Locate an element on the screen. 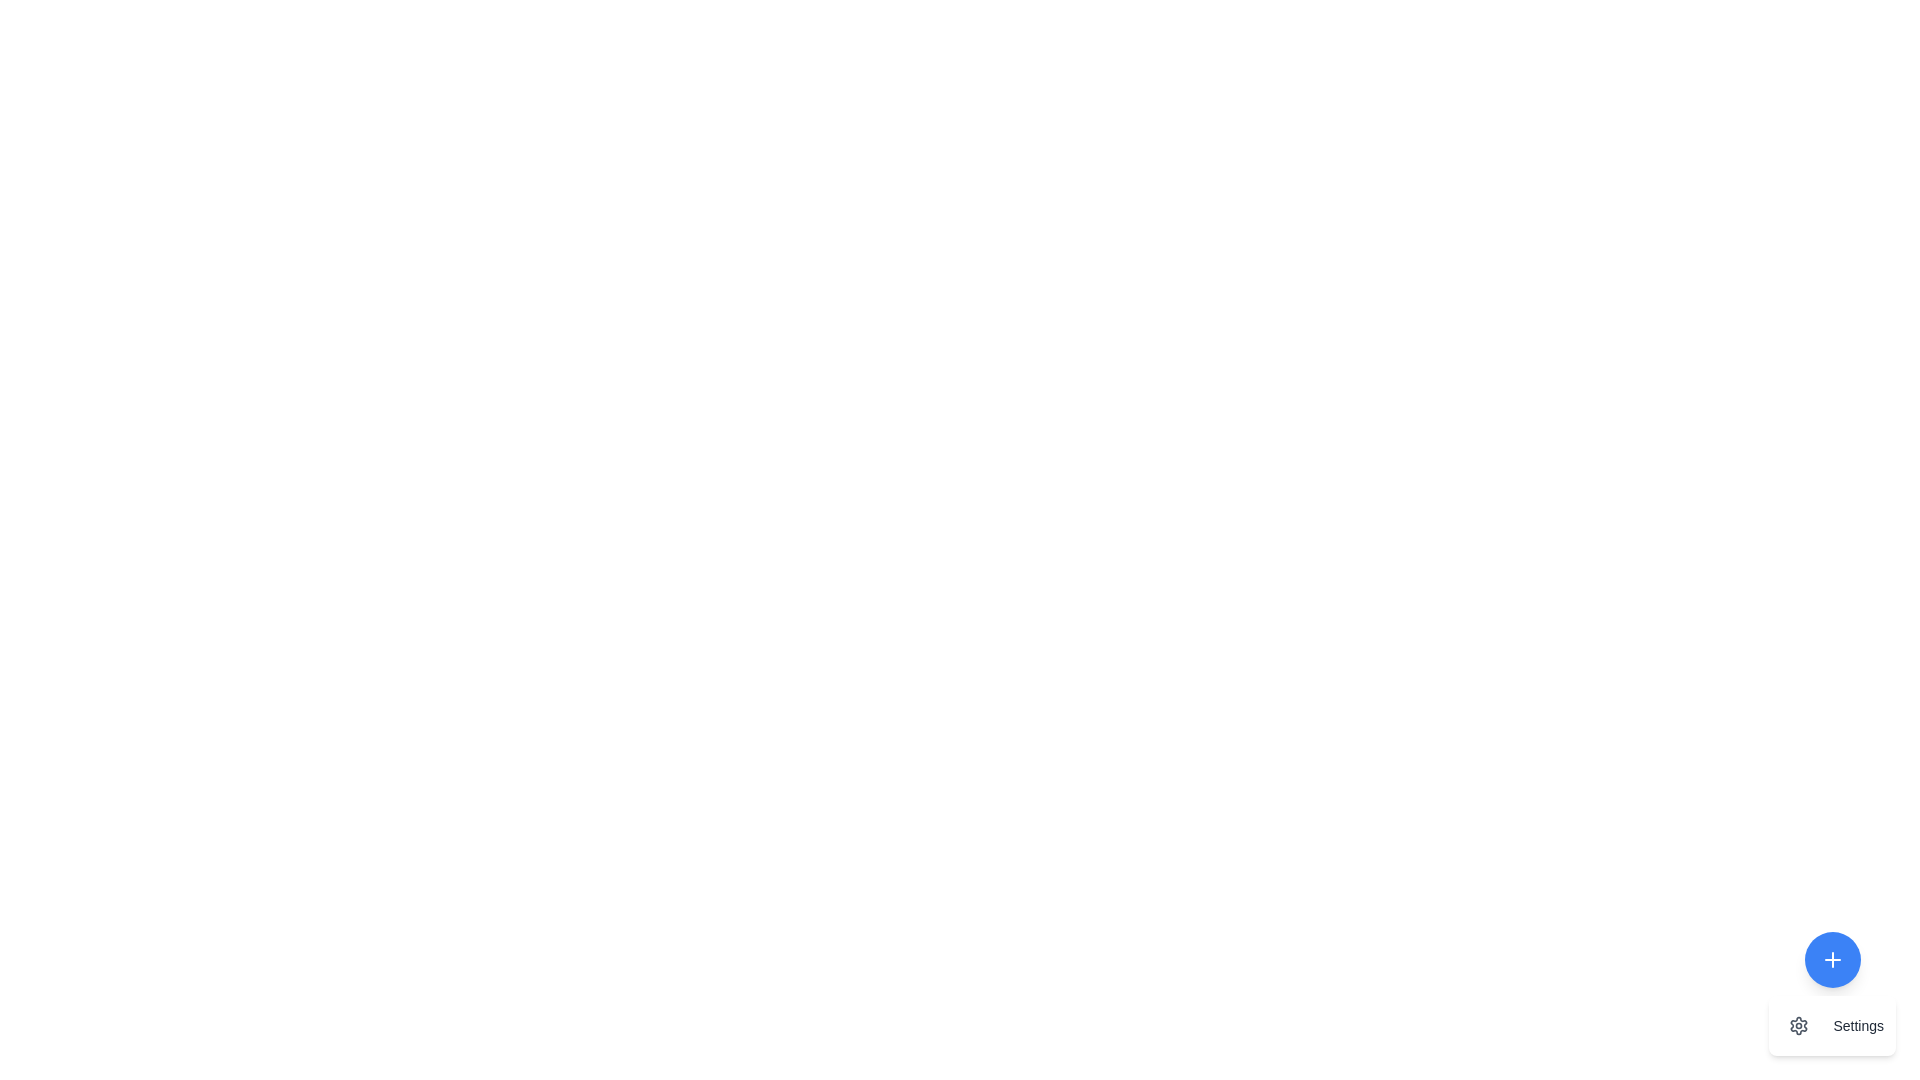 The width and height of the screenshot is (1920, 1080). the circular gear icon button located to the left of the 'Settings' label is located at coordinates (1799, 1026).